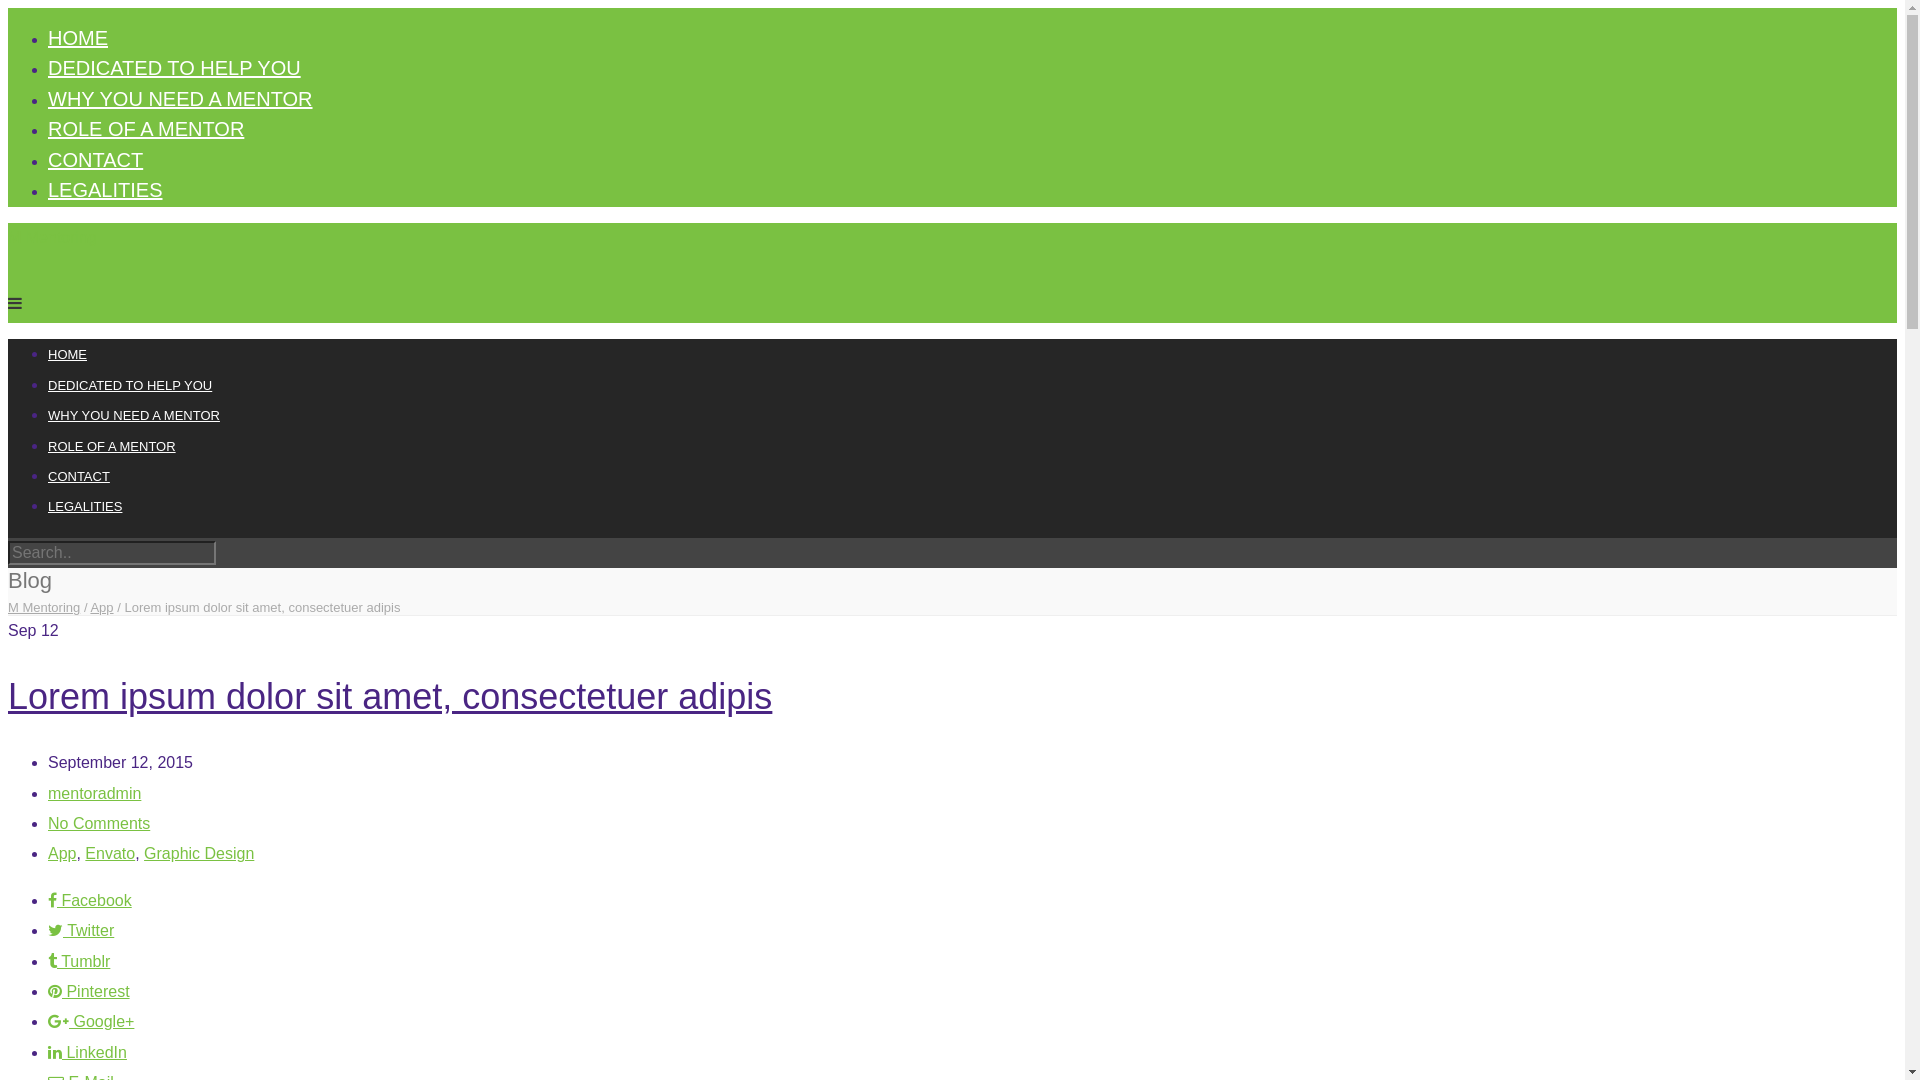 The width and height of the screenshot is (1920, 1080). What do you see at coordinates (77, 38) in the screenshot?
I see `'HOME'` at bounding box center [77, 38].